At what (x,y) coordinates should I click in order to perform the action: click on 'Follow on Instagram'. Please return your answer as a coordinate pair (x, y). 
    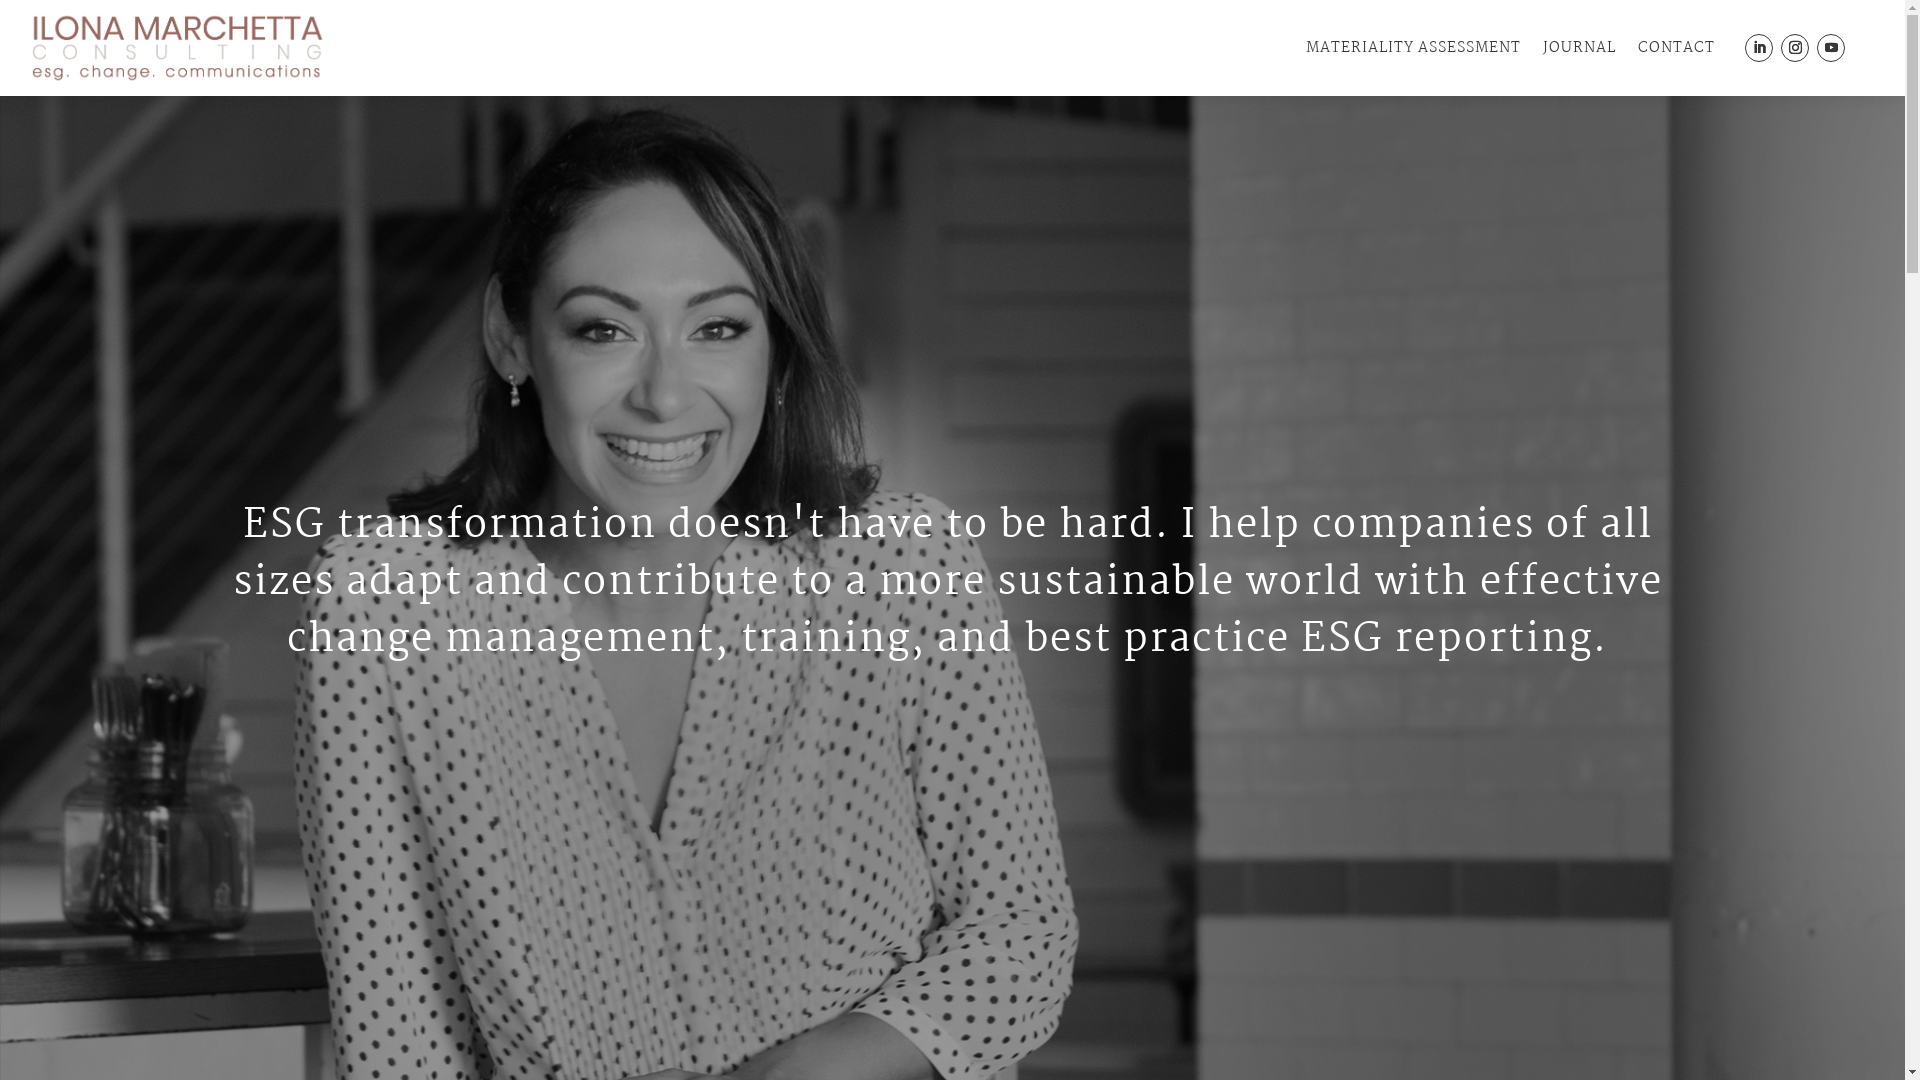
    Looking at the image, I should click on (1795, 46).